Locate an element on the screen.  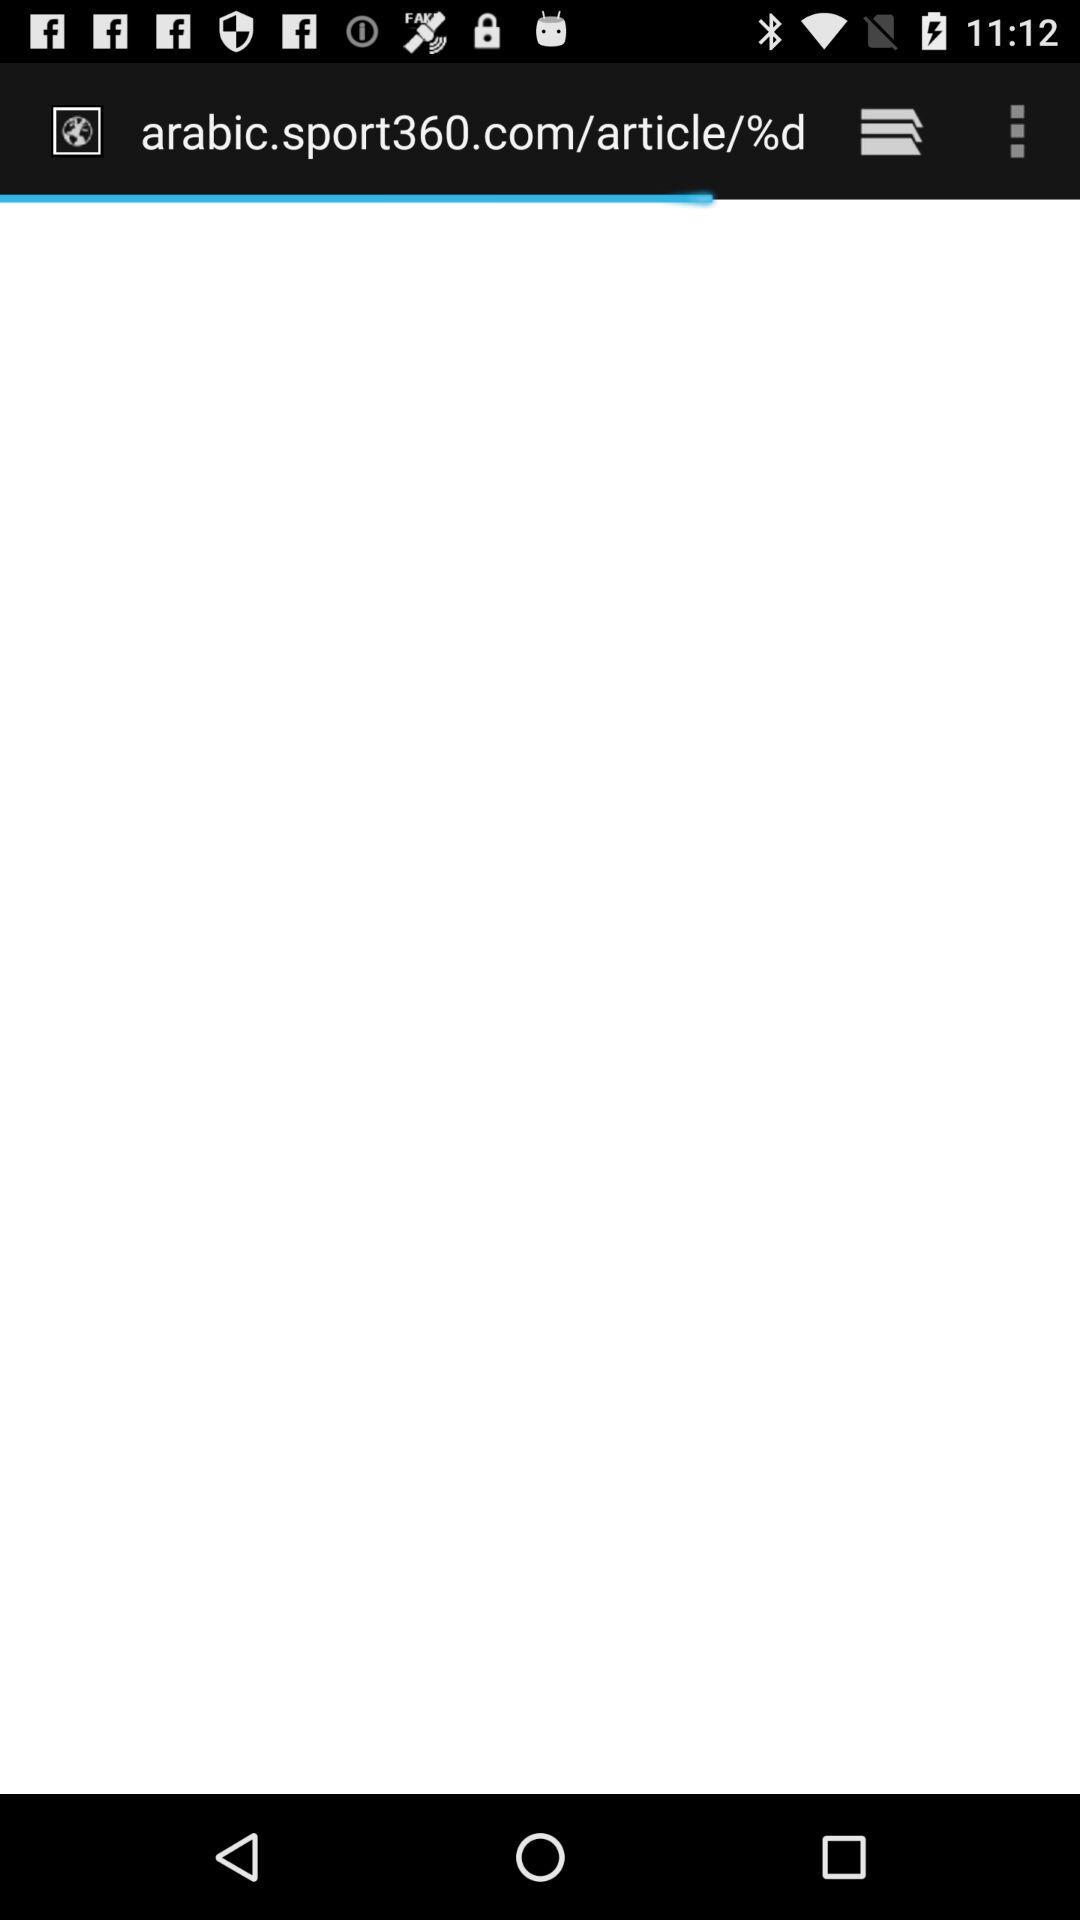
the icon below the arabic sport360 com item is located at coordinates (540, 996).